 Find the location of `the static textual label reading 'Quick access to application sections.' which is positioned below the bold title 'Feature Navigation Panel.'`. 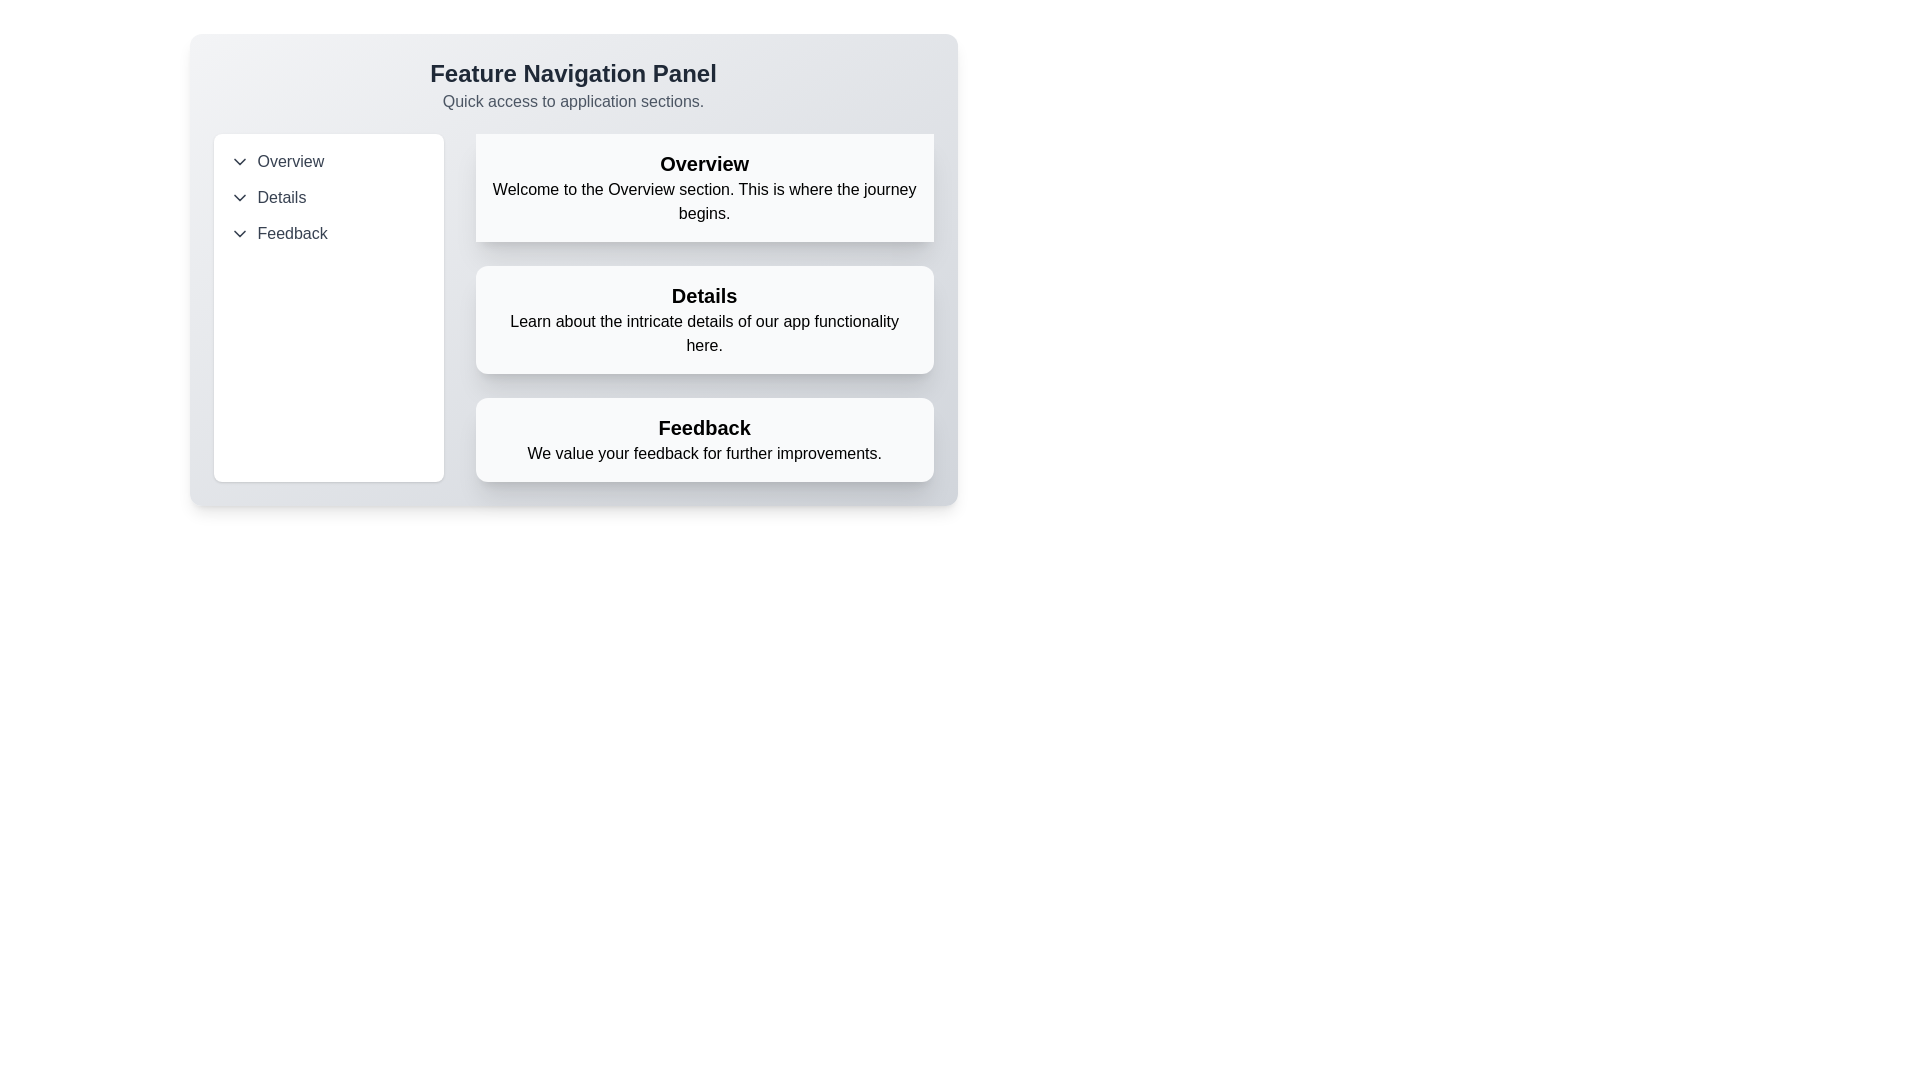

the static textual label reading 'Quick access to application sections.' which is positioned below the bold title 'Feature Navigation Panel.' is located at coordinates (572, 101).